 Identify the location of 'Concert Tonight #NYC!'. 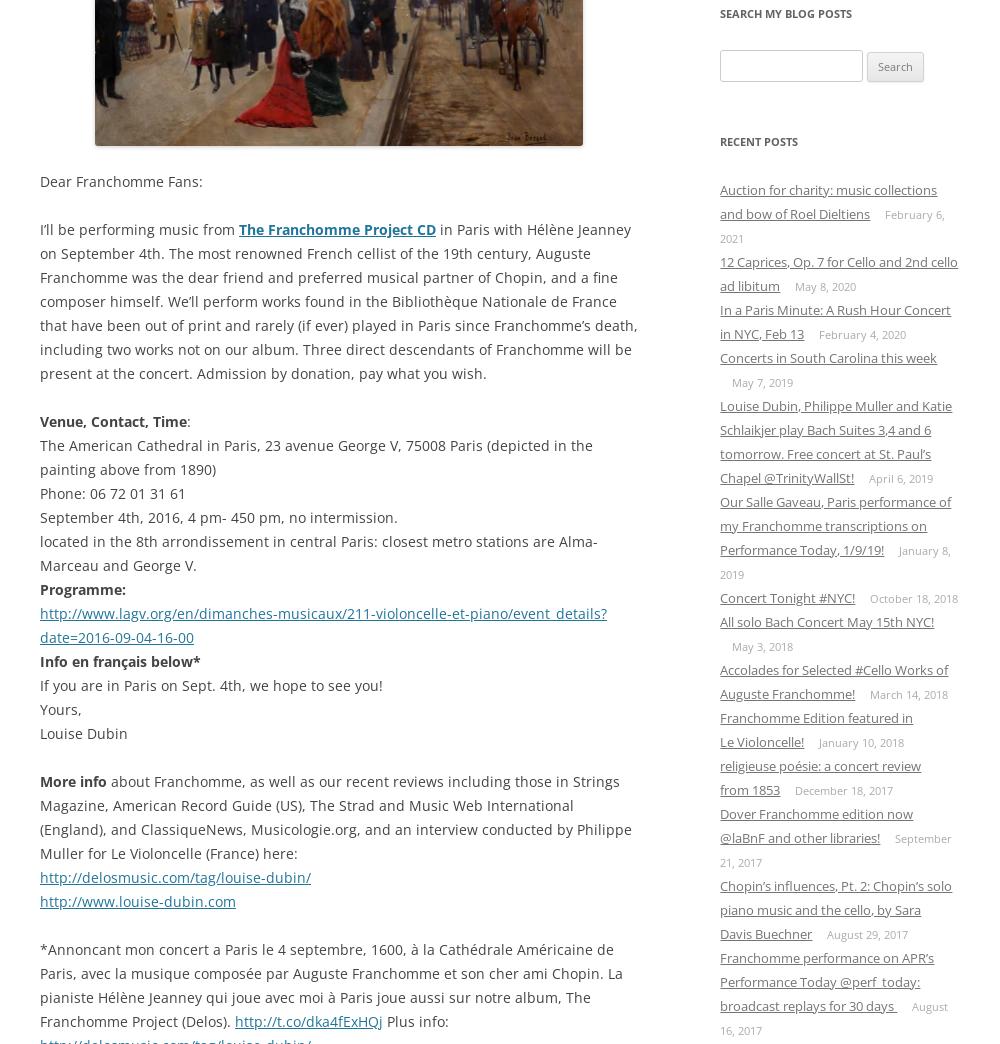
(787, 596).